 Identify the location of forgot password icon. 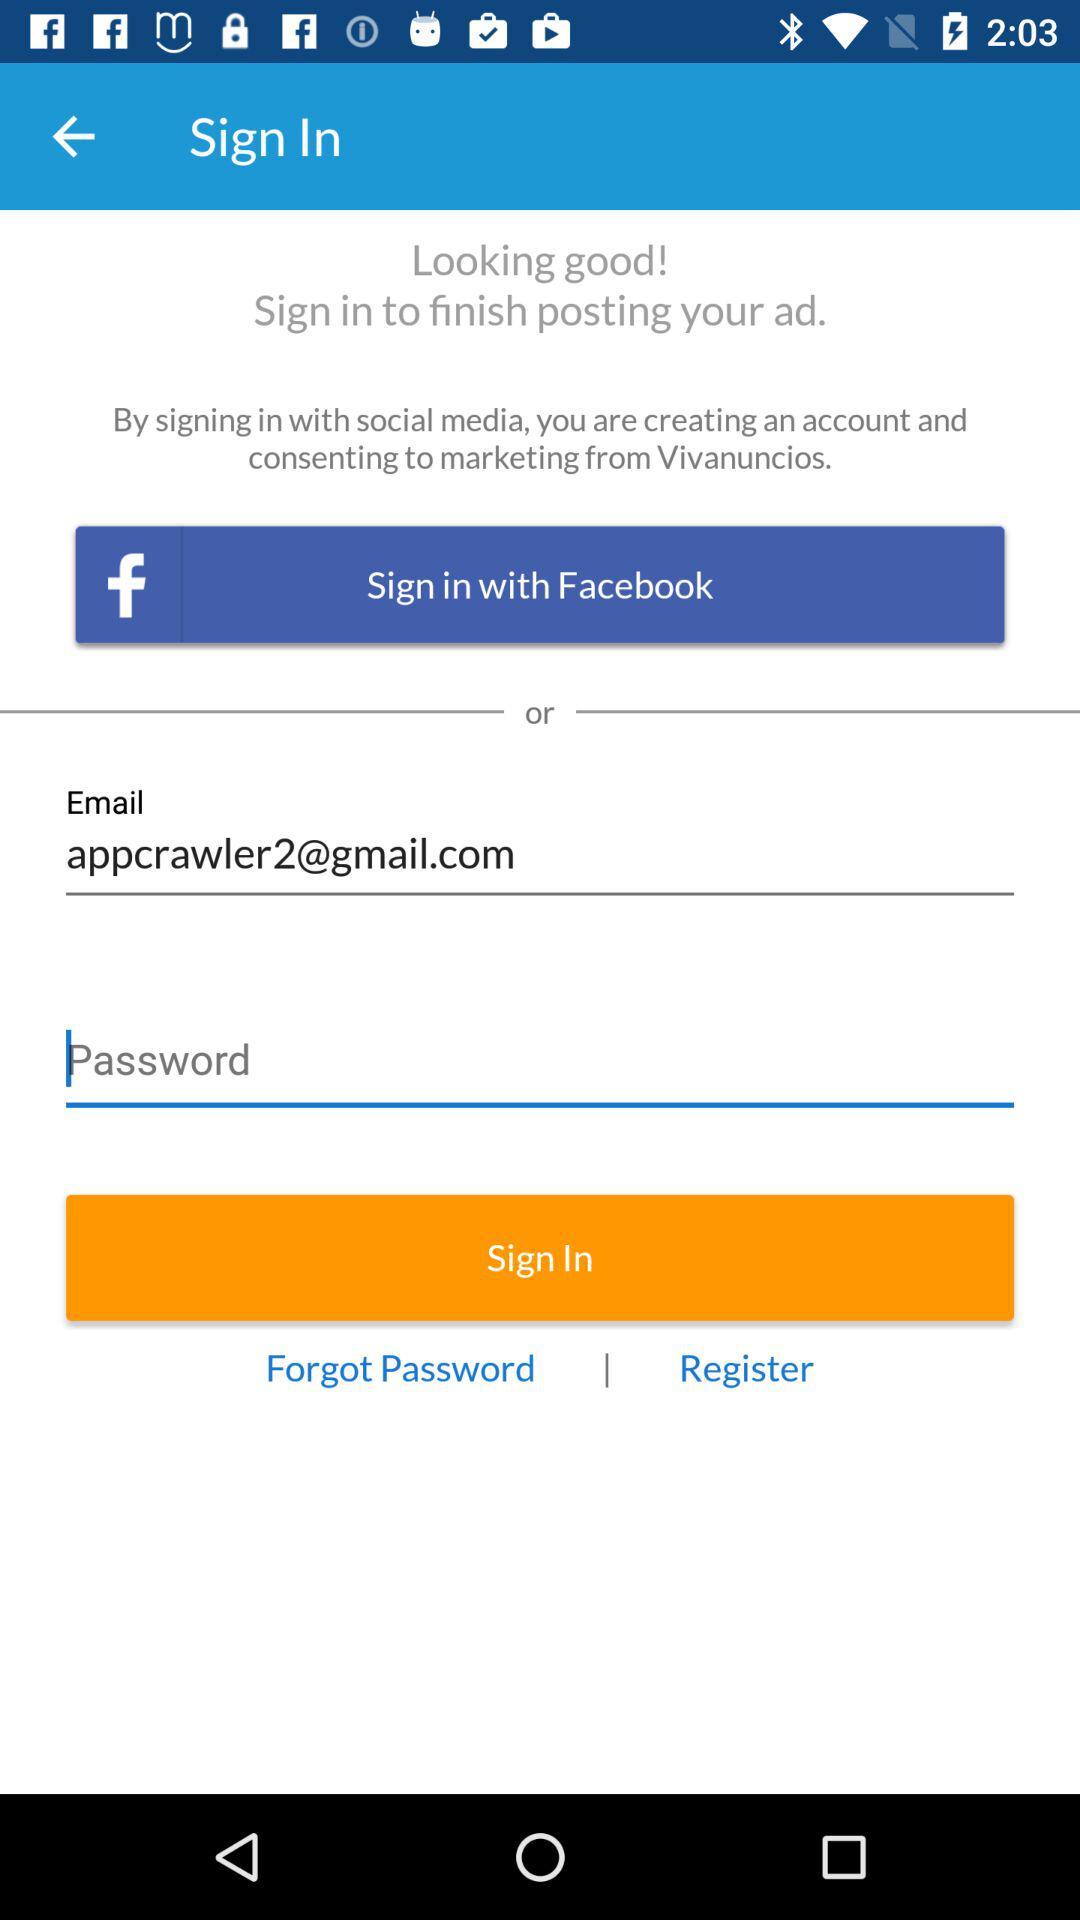
(400, 1366).